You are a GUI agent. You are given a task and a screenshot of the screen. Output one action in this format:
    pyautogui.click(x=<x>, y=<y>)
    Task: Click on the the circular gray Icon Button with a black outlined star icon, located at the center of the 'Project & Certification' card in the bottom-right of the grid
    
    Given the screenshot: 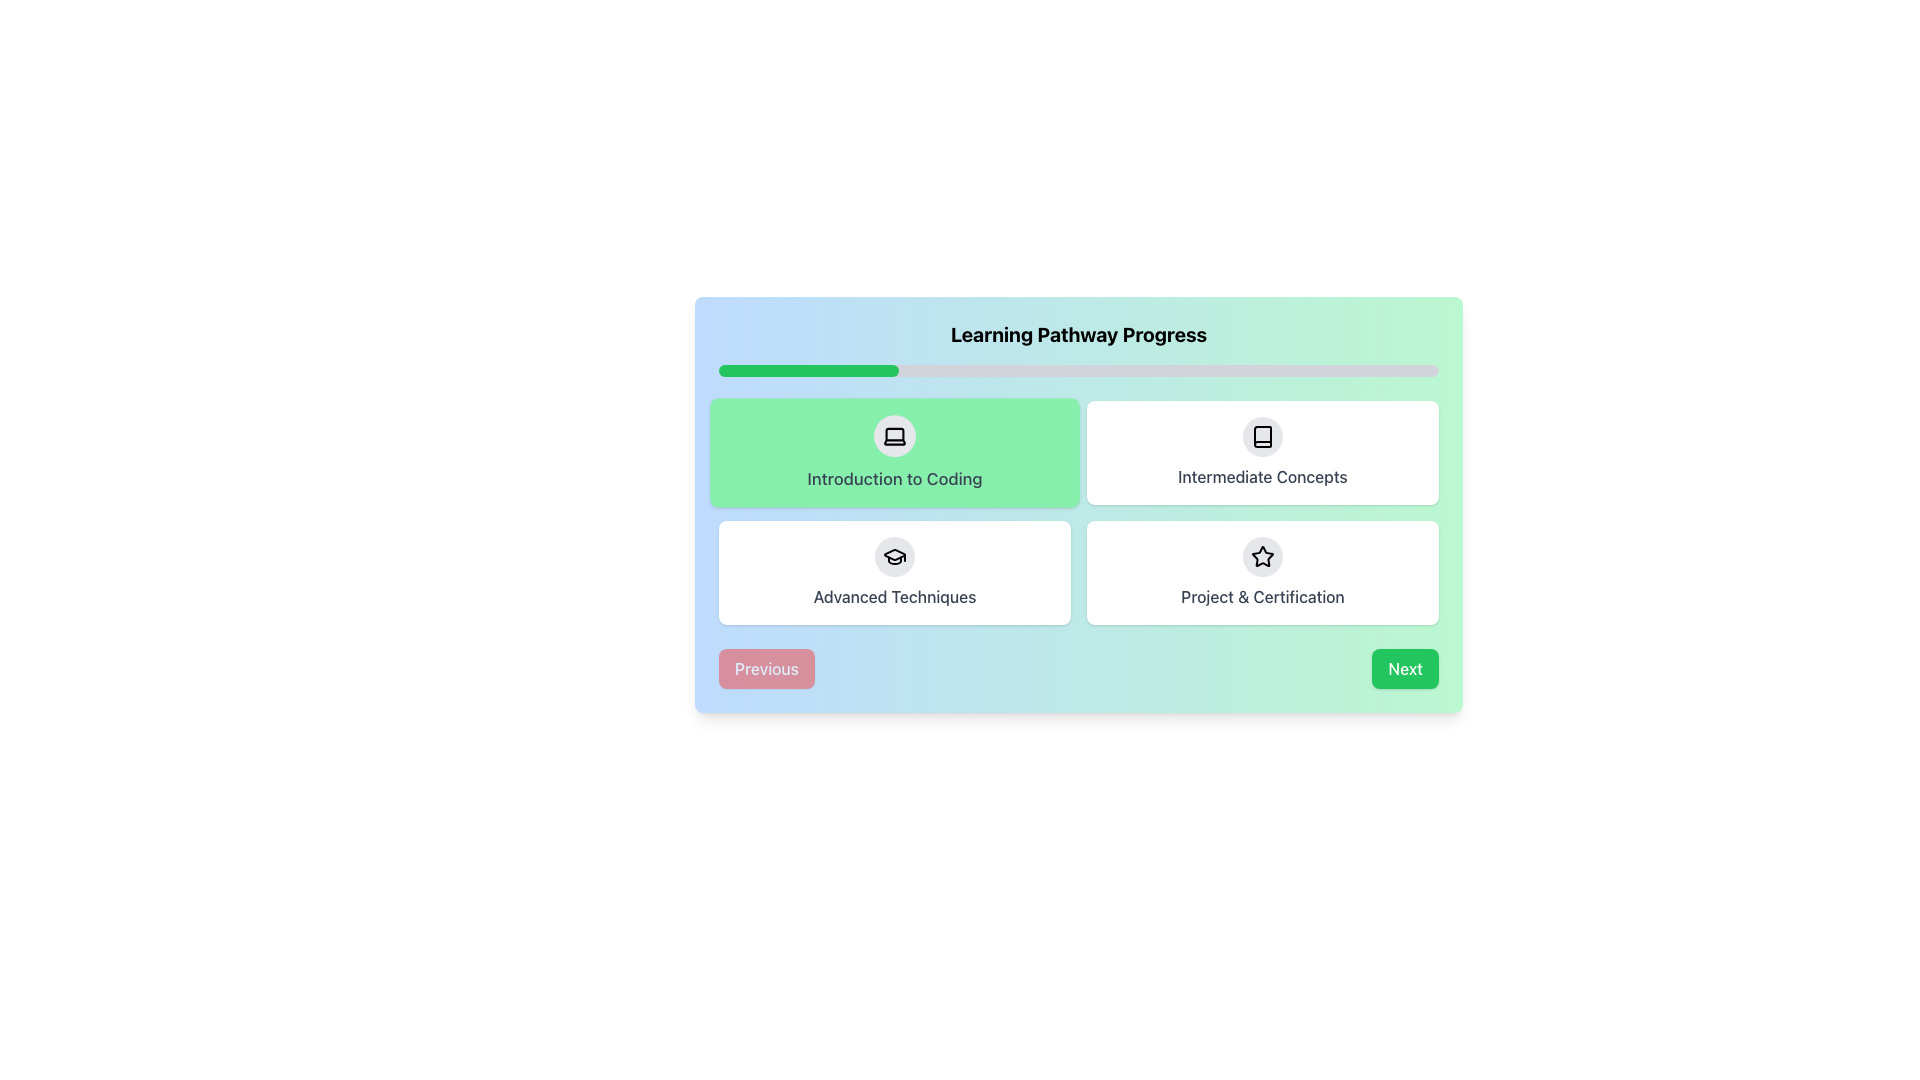 What is the action you would take?
    pyautogui.click(x=1261, y=556)
    